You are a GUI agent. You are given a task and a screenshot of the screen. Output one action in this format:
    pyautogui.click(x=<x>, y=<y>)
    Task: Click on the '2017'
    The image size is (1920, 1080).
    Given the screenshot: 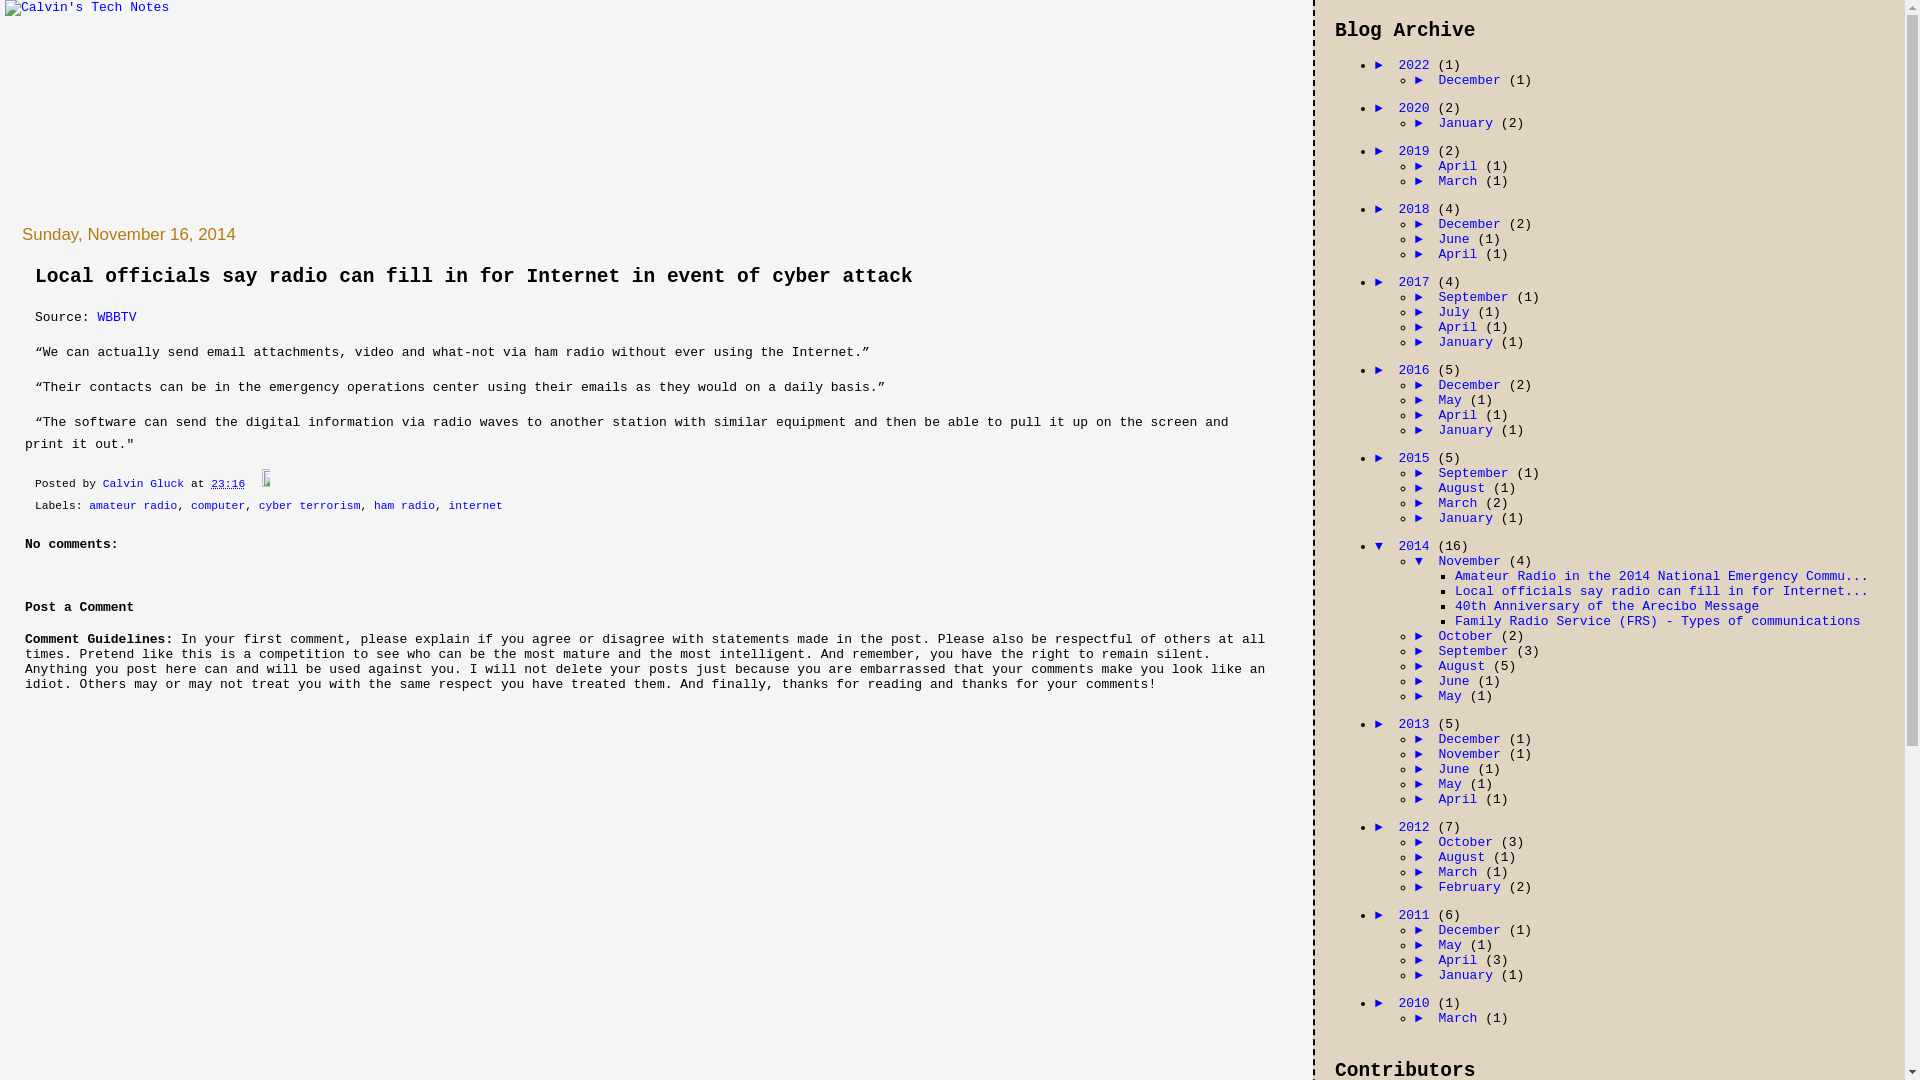 What is the action you would take?
    pyautogui.click(x=1416, y=282)
    